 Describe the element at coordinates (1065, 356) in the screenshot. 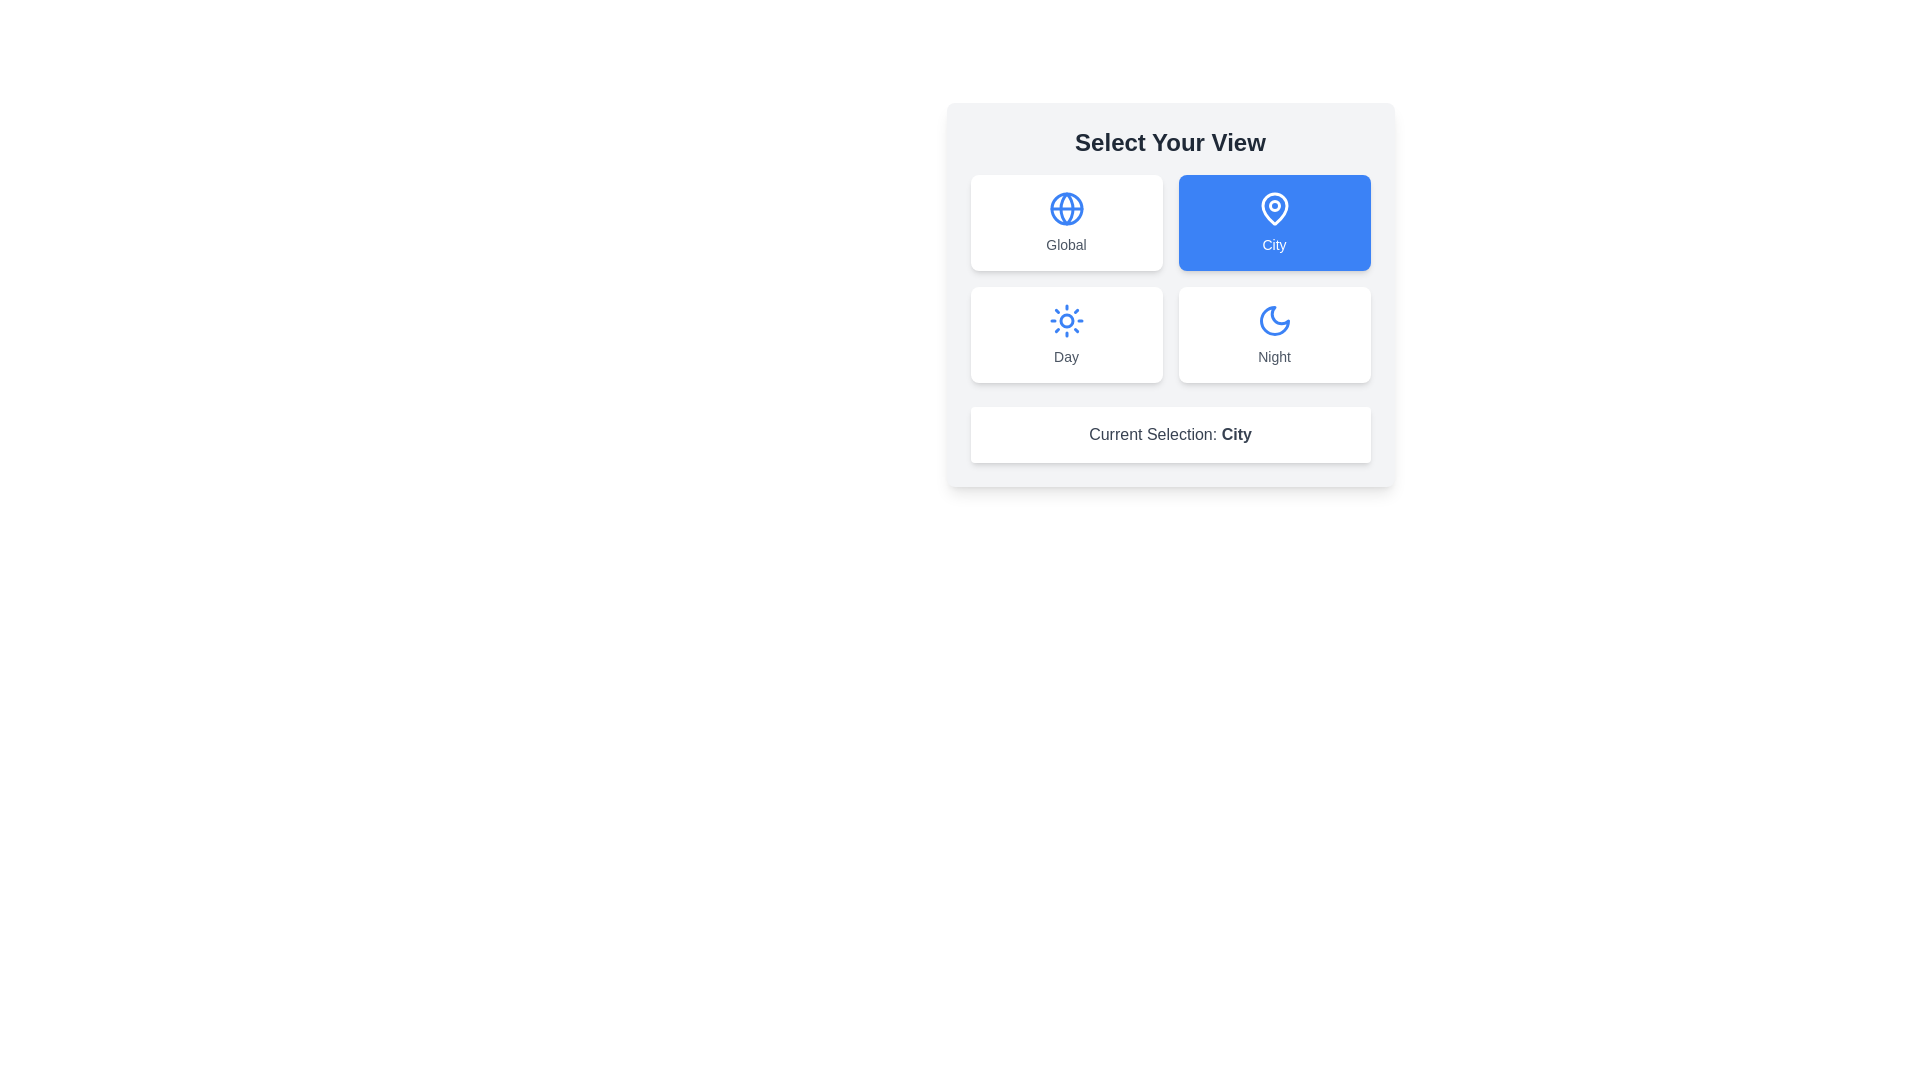

I see `text label 'Day' located at the bottom of the card that is visually grouped under a sun icon, styled in light blue` at that location.